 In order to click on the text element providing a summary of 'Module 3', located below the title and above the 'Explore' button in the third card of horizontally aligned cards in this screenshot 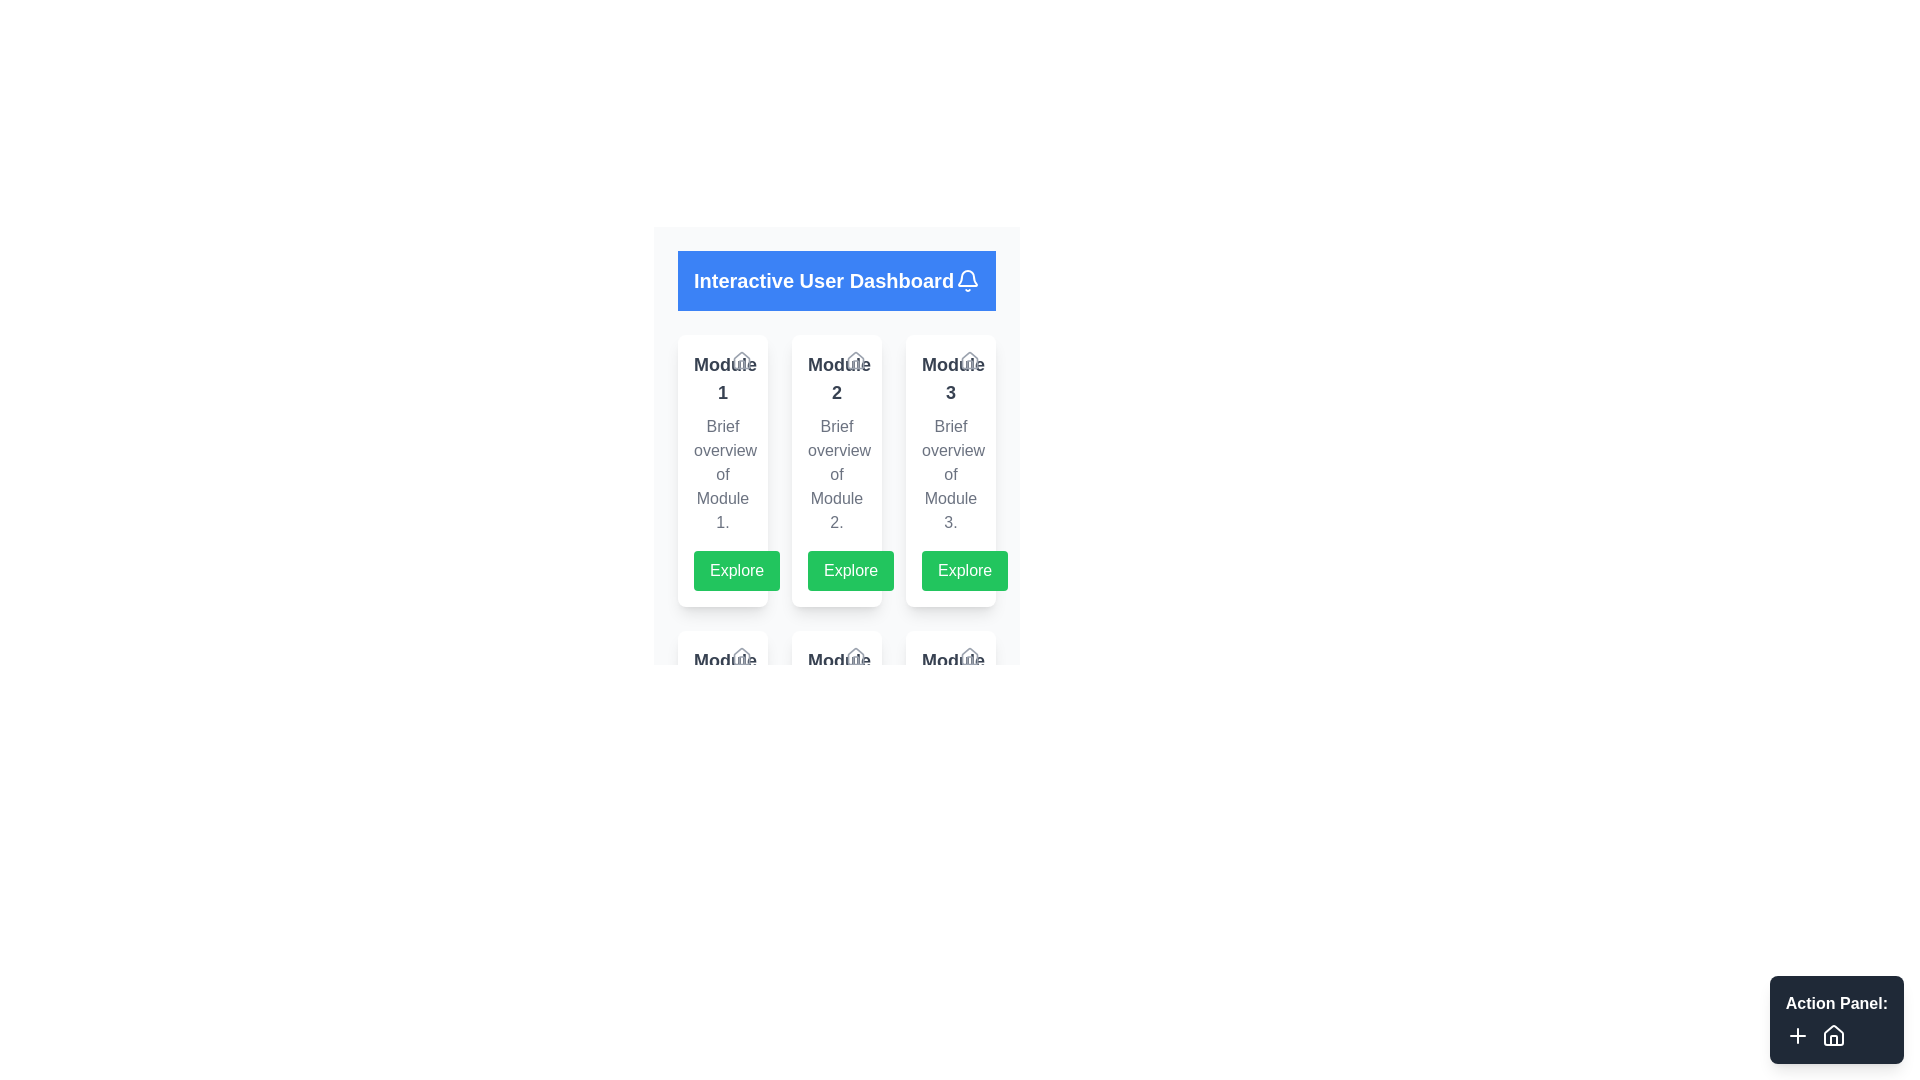, I will do `click(949, 474)`.